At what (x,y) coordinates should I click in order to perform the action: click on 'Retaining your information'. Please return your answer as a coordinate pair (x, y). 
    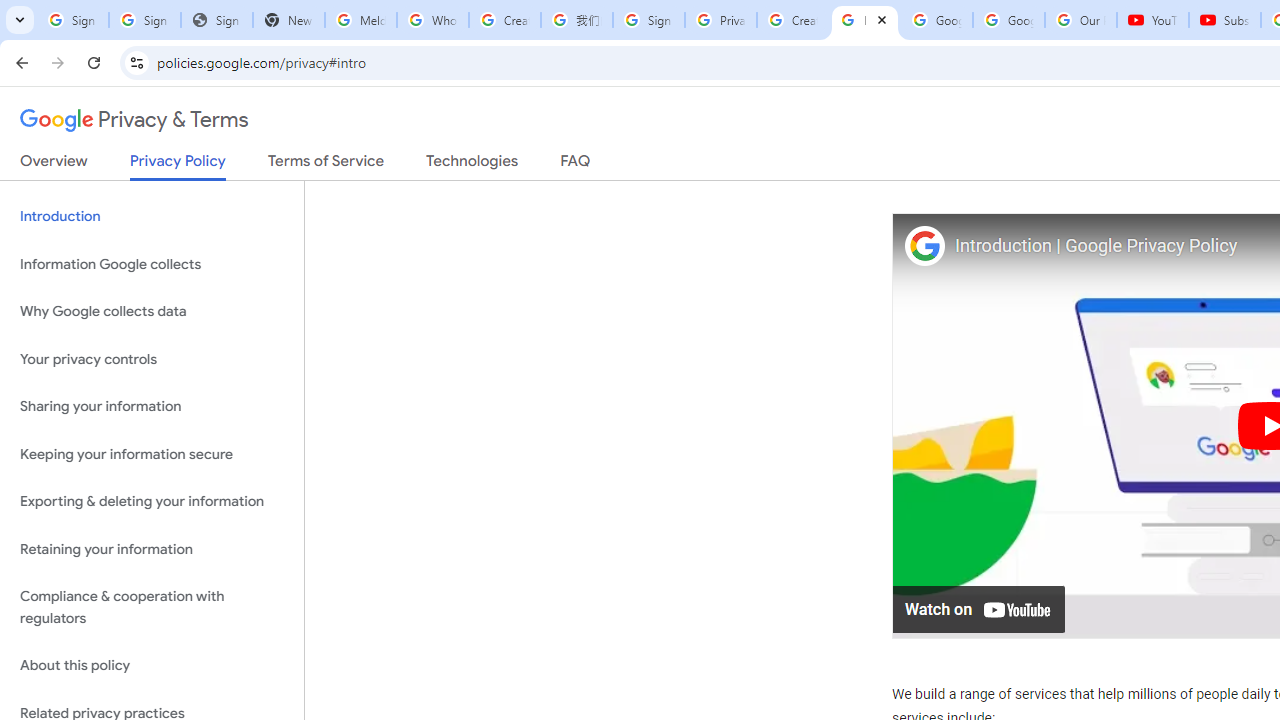
    Looking at the image, I should click on (151, 549).